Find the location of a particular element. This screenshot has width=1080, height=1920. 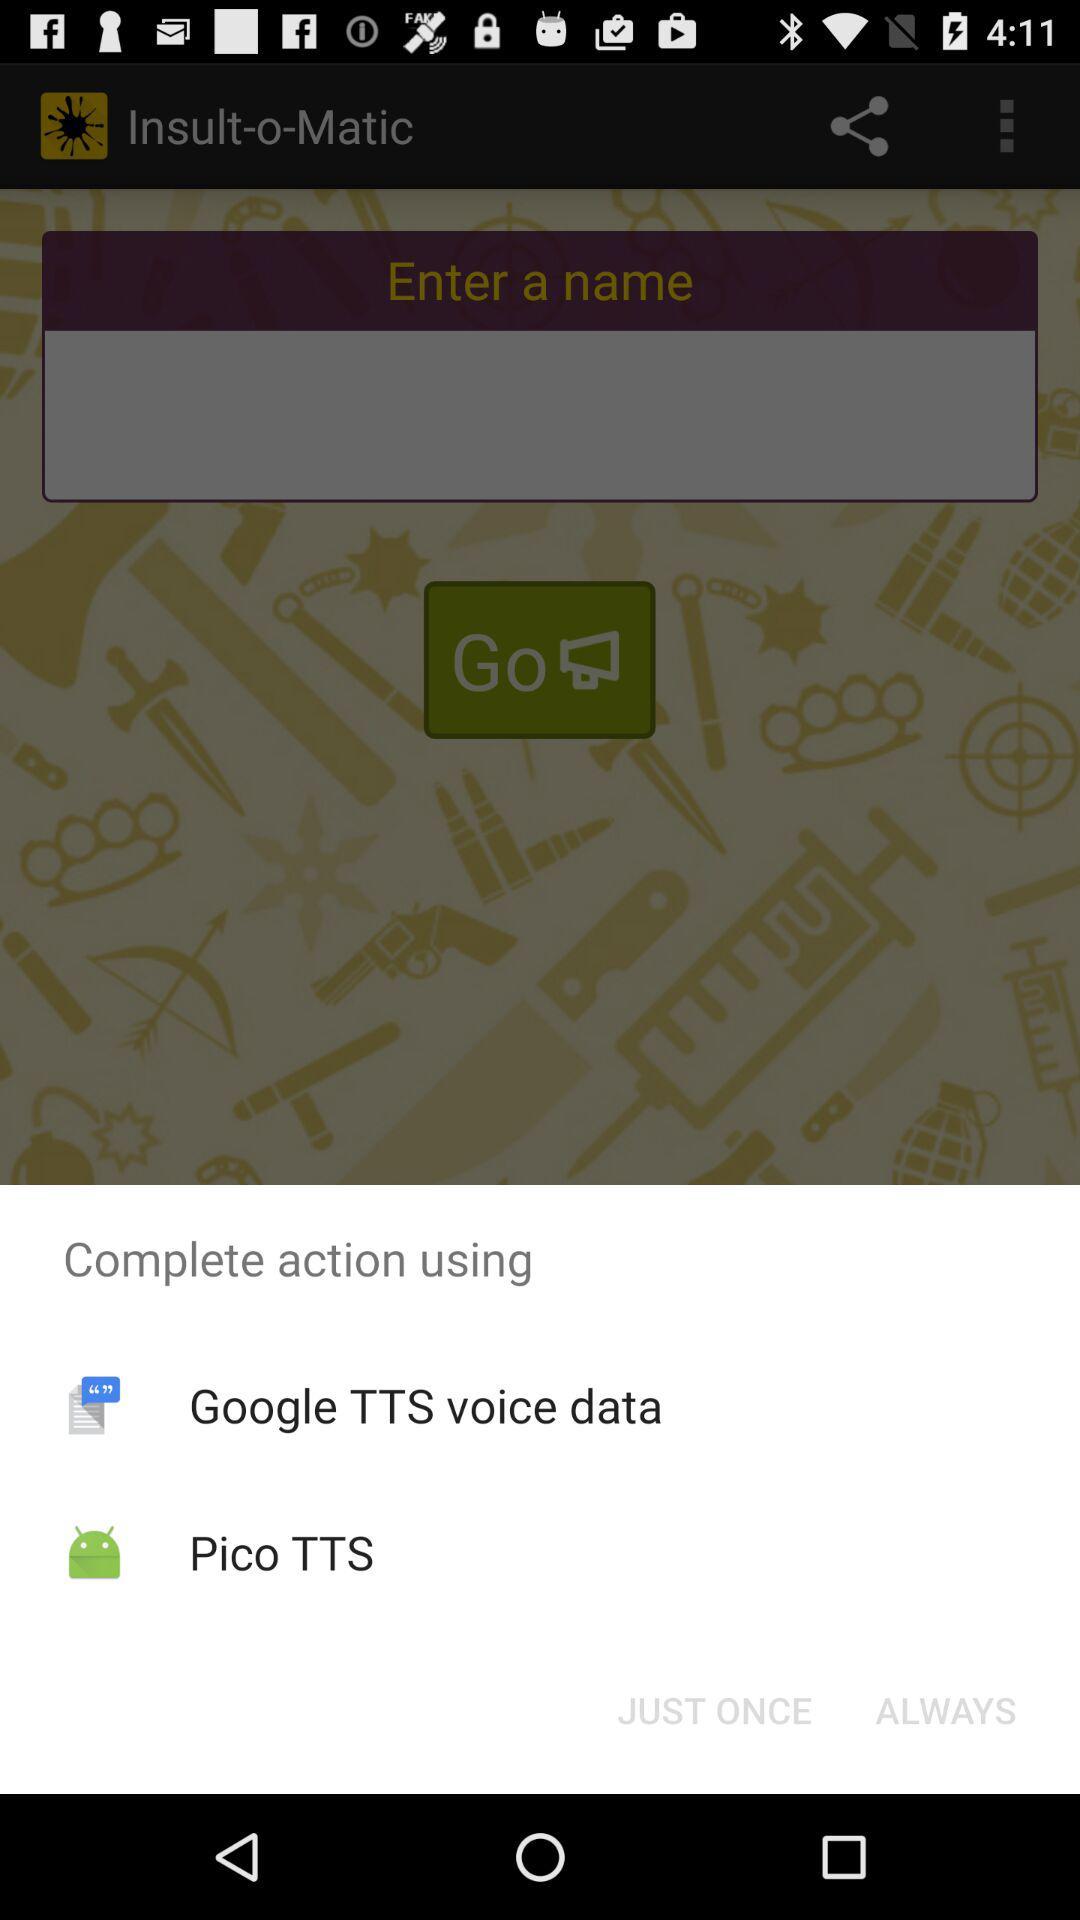

app below the google tts voice item is located at coordinates (281, 1551).